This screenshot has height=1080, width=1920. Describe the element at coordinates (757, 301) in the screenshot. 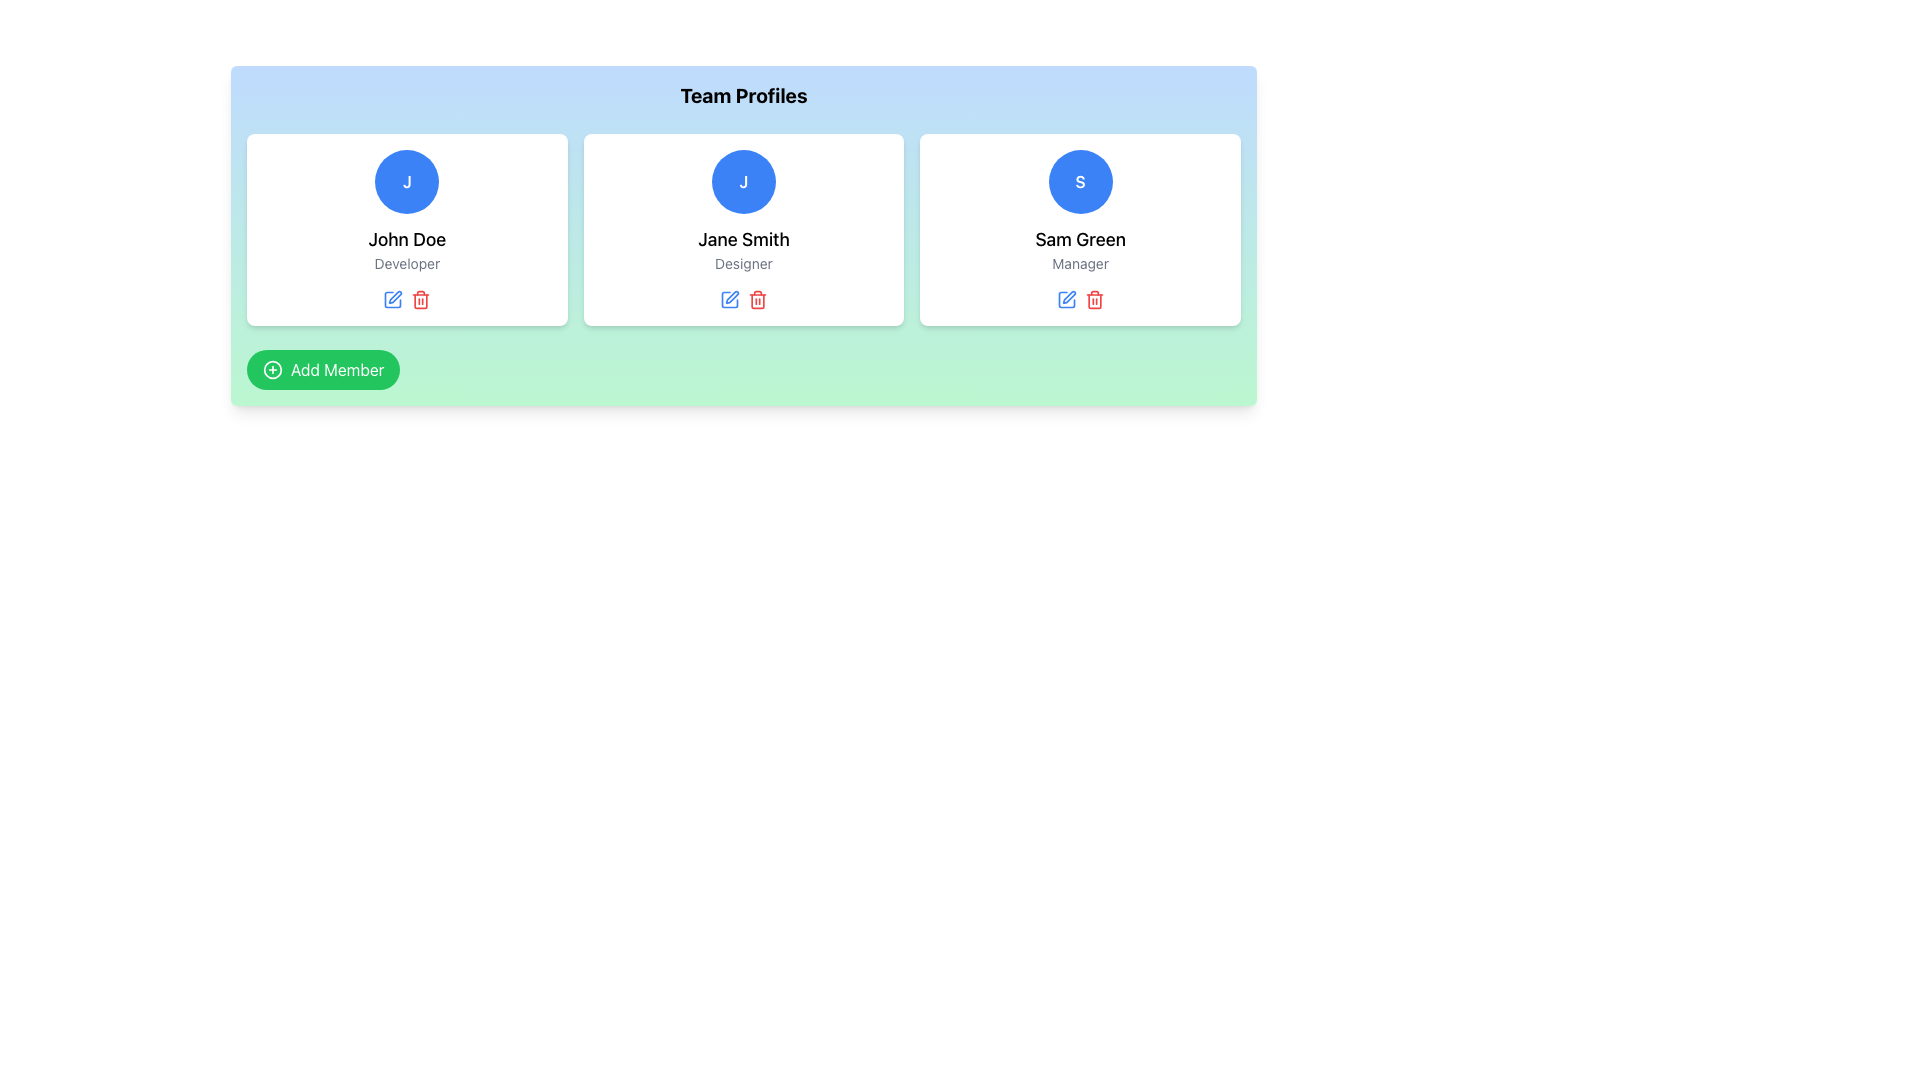

I see `the 'Delete' button located to the right of the blue pencil icon within the 'Jane Smith Designer' card` at that location.